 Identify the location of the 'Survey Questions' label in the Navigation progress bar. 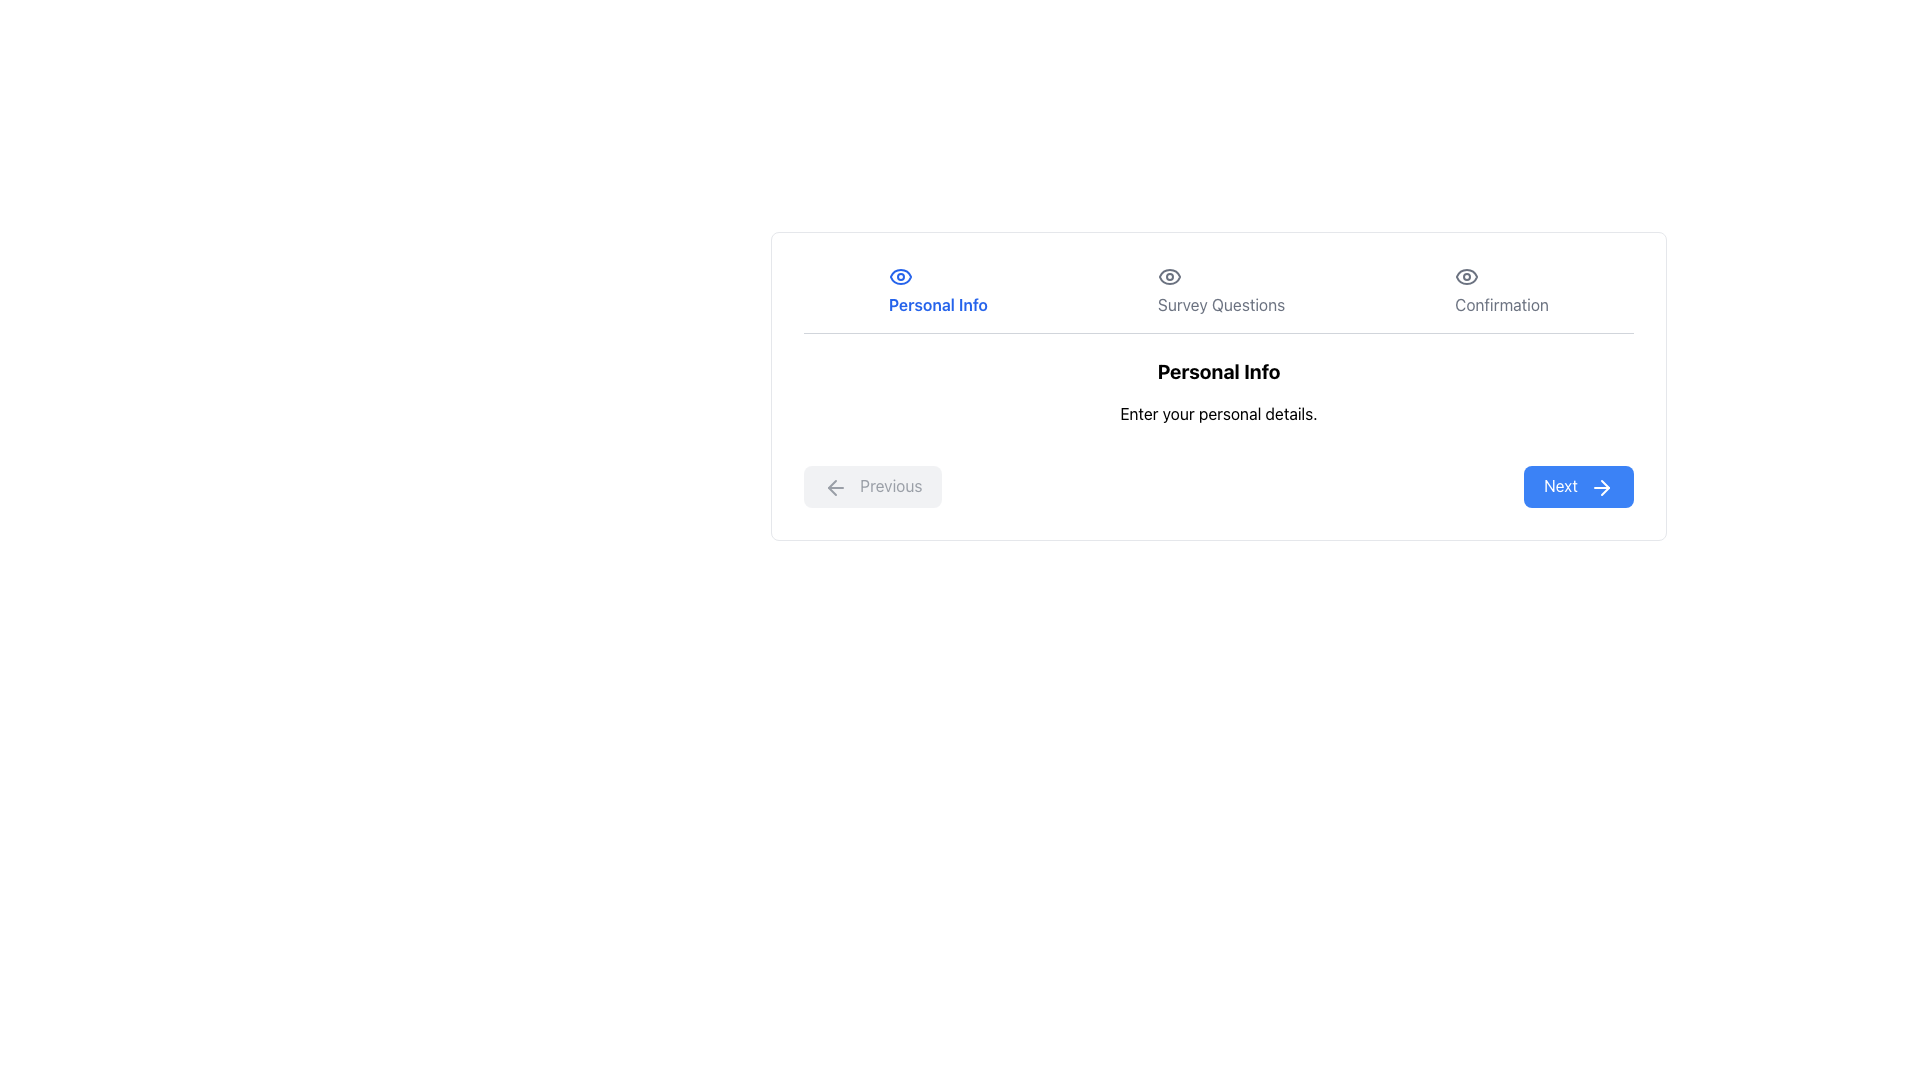
(1218, 299).